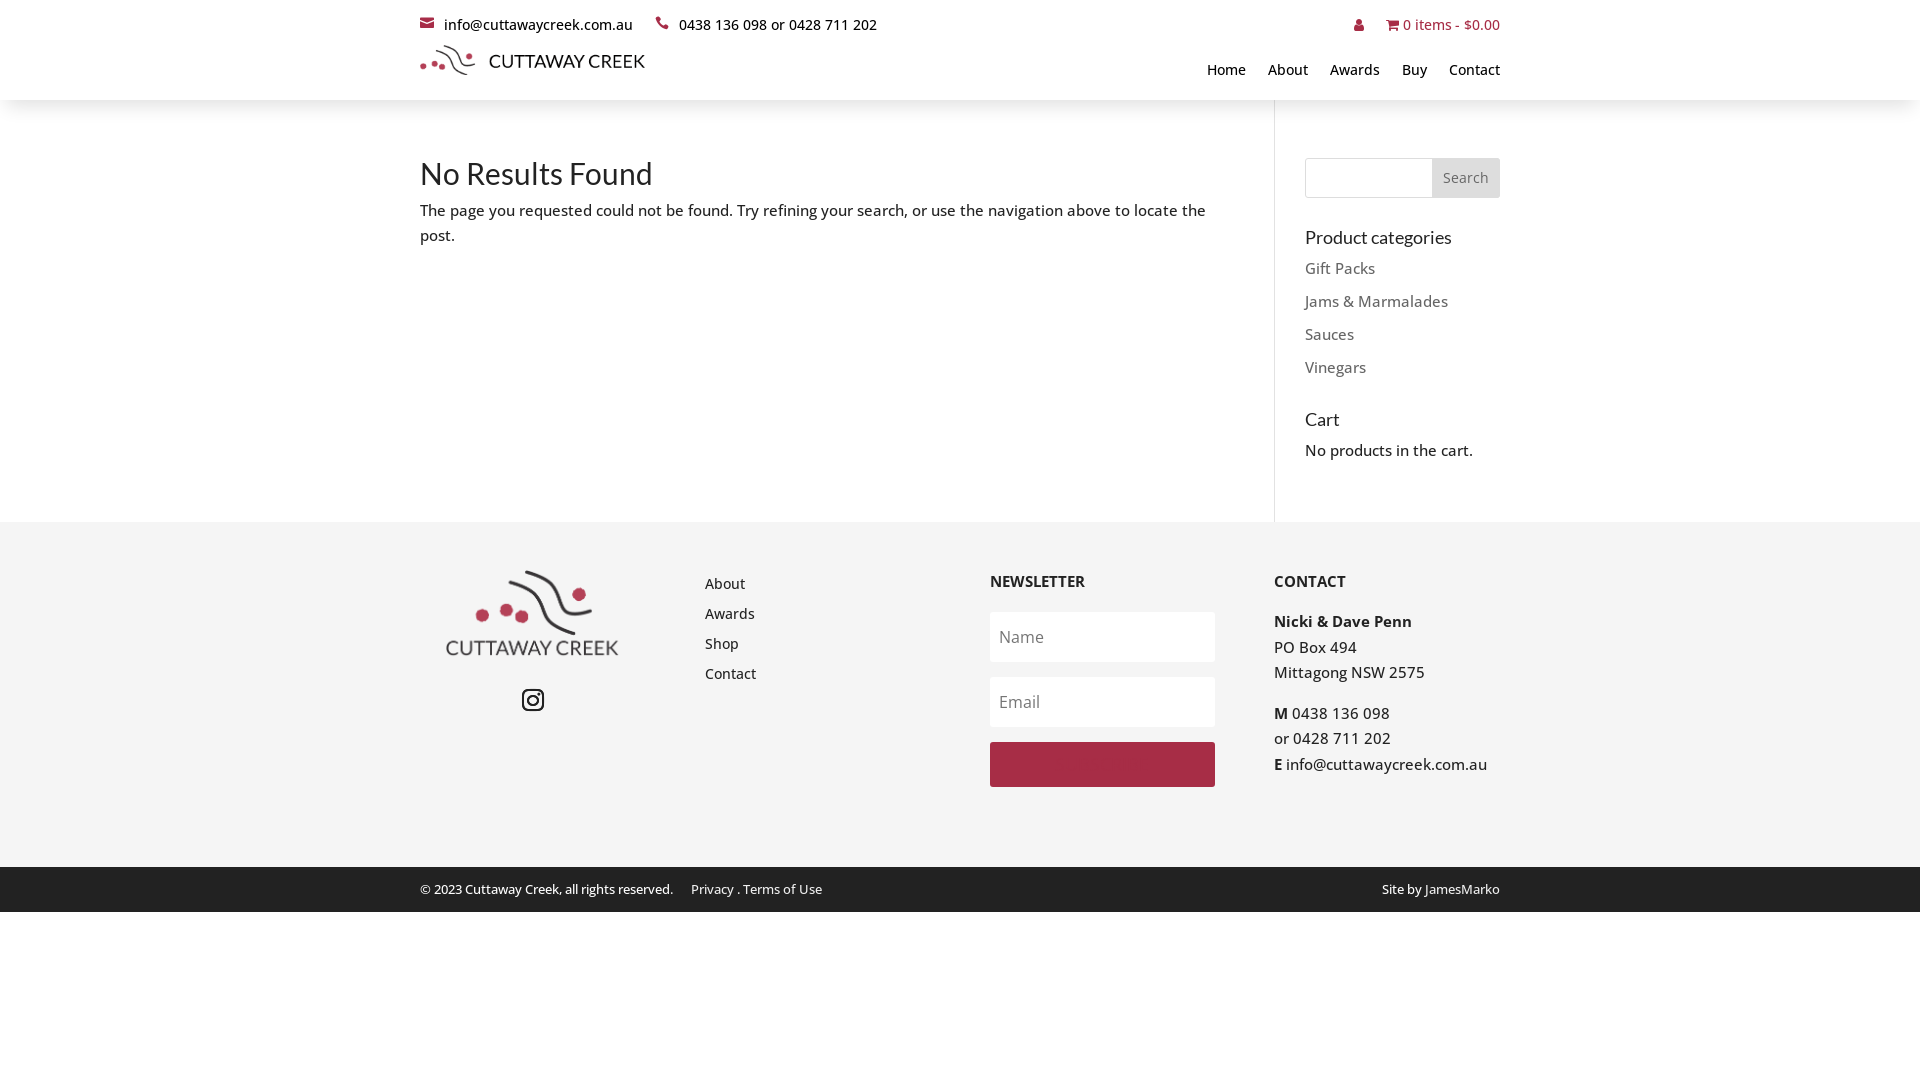  Describe the element at coordinates (1305, 300) in the screenshot. I see `'Jams & Marmalades'` at that location.